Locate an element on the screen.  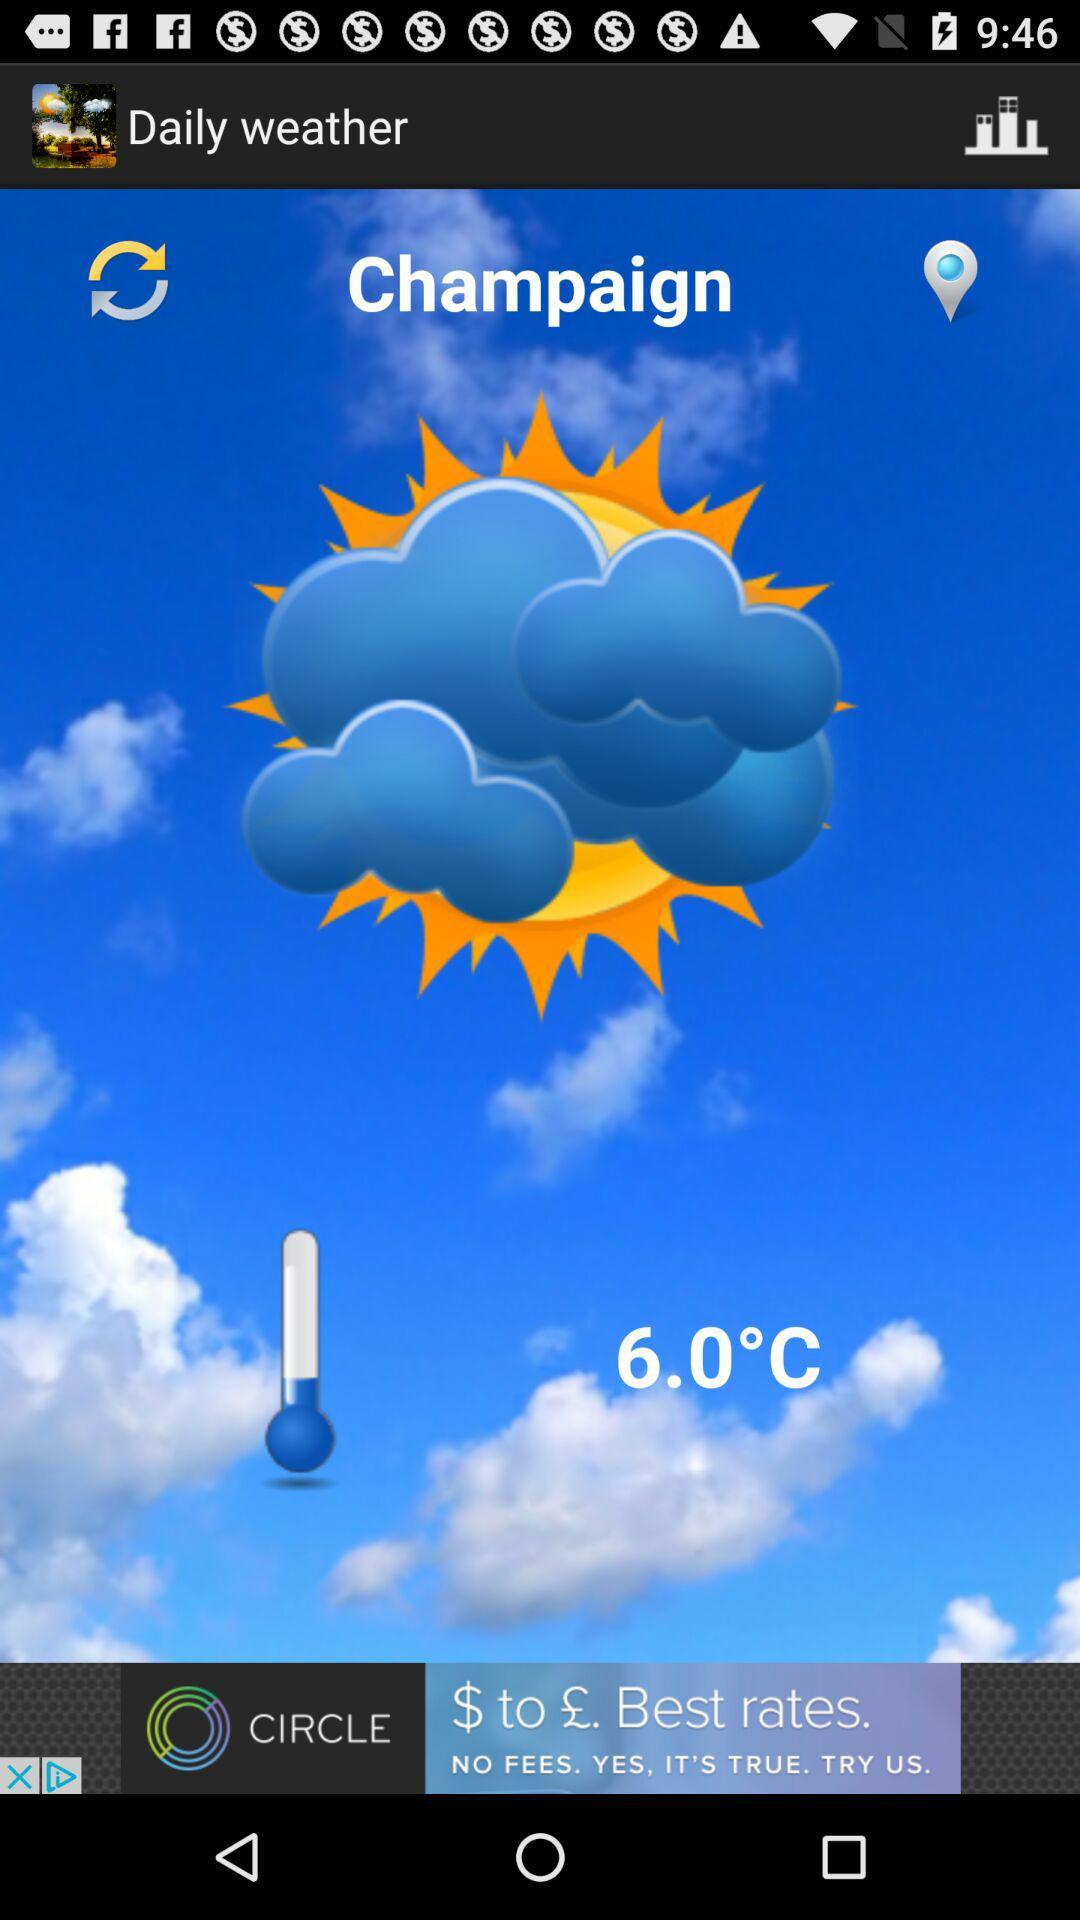
advertisement is located at coordinates (540, 1727).